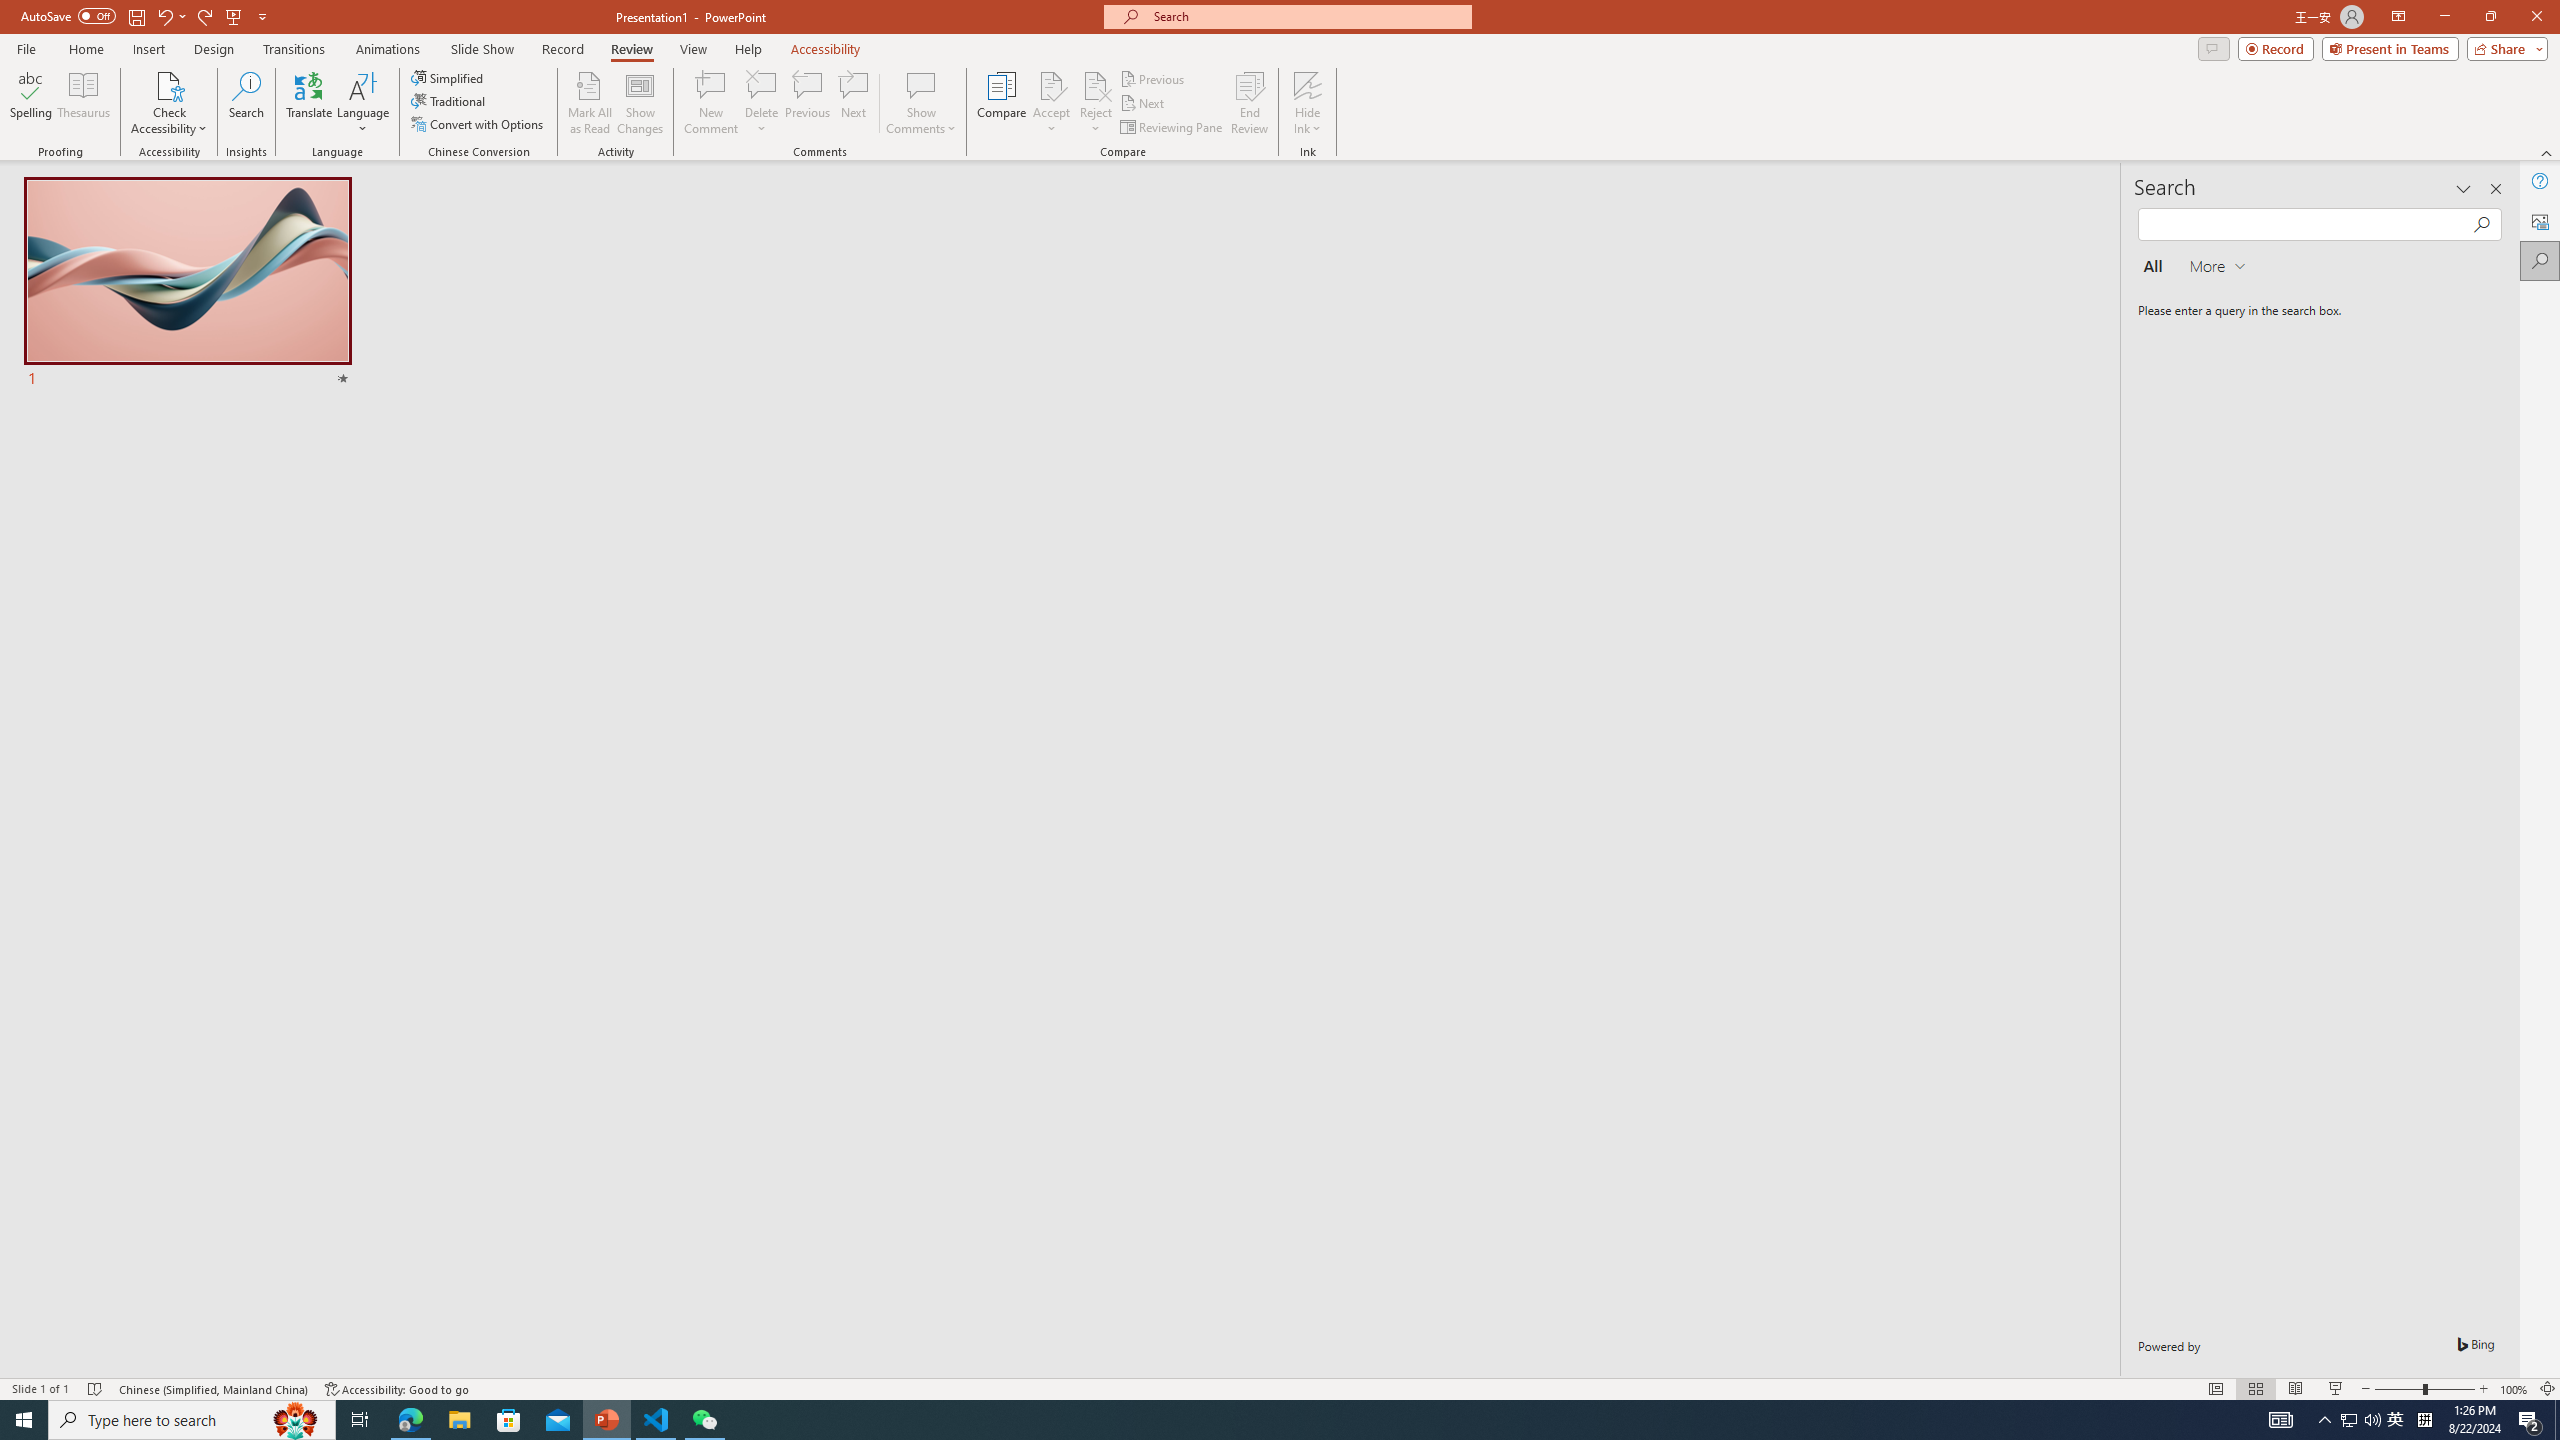 This screenshot has height=1440, width=2560. What do you see at coordinates (1051, 84) in the screenshot?
I see `'Accept Change'` at bounding box center [1051, 84].